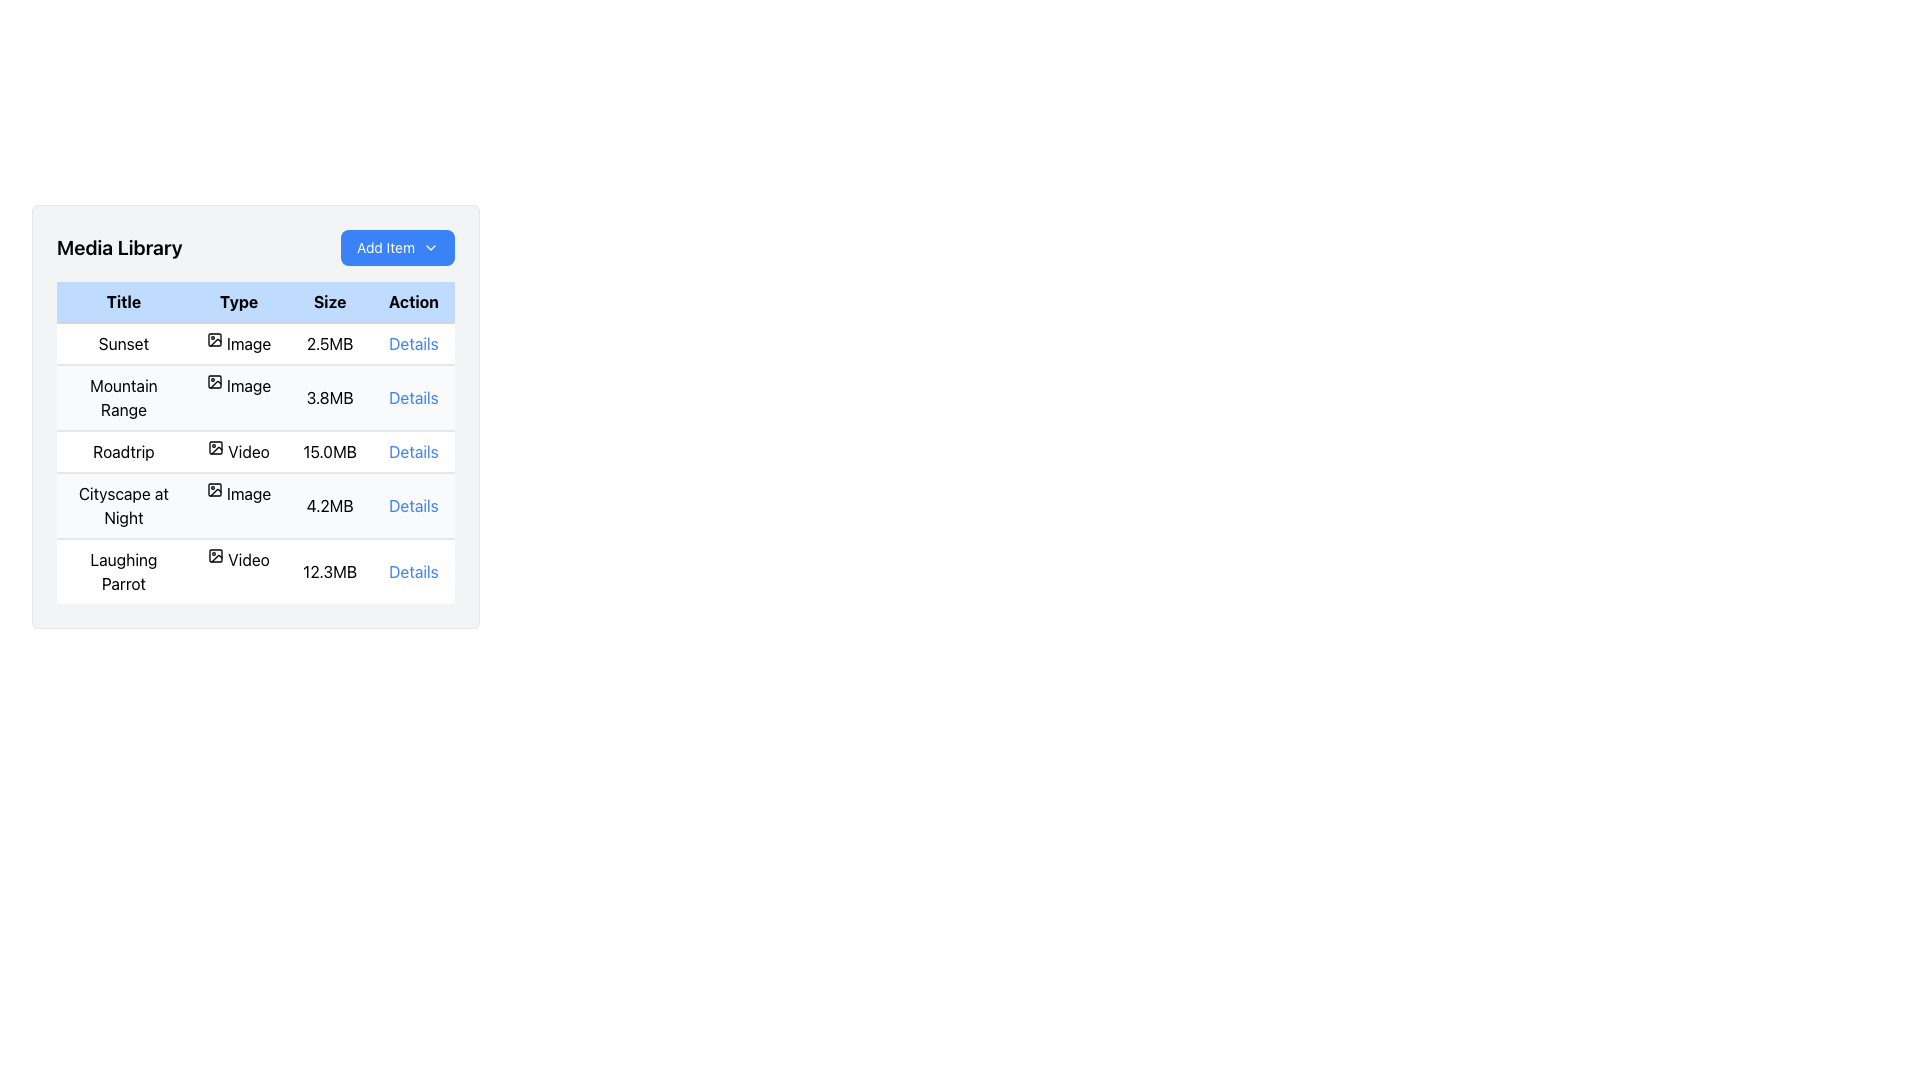  Describe the element at coordinates (412, 504) in the screenshot. I see `the blue-colored text hyperlink labeled 'Details' in the 'Action' column of the 'Media Library' table for the 'Cityscape at Night' row` at that location.